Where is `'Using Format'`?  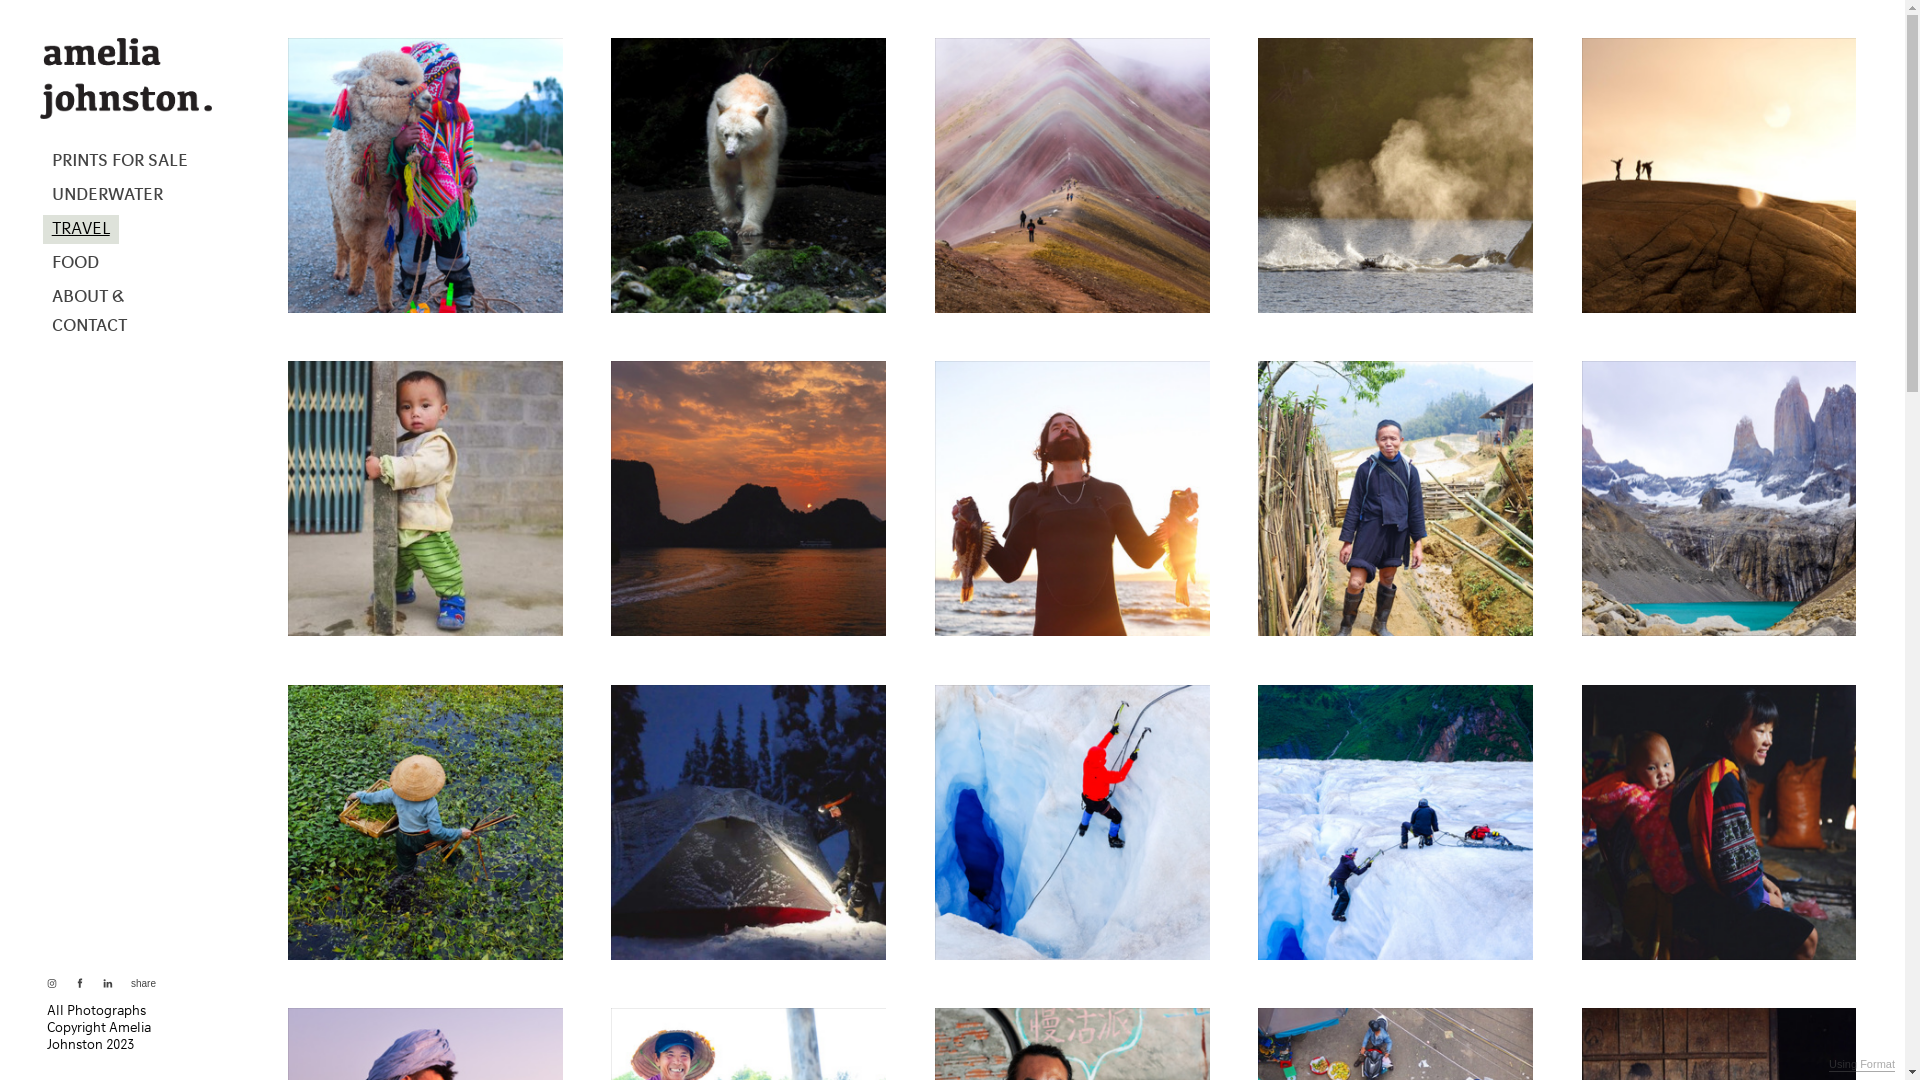
'Using Format' is located at coordinates (1861, 1063).